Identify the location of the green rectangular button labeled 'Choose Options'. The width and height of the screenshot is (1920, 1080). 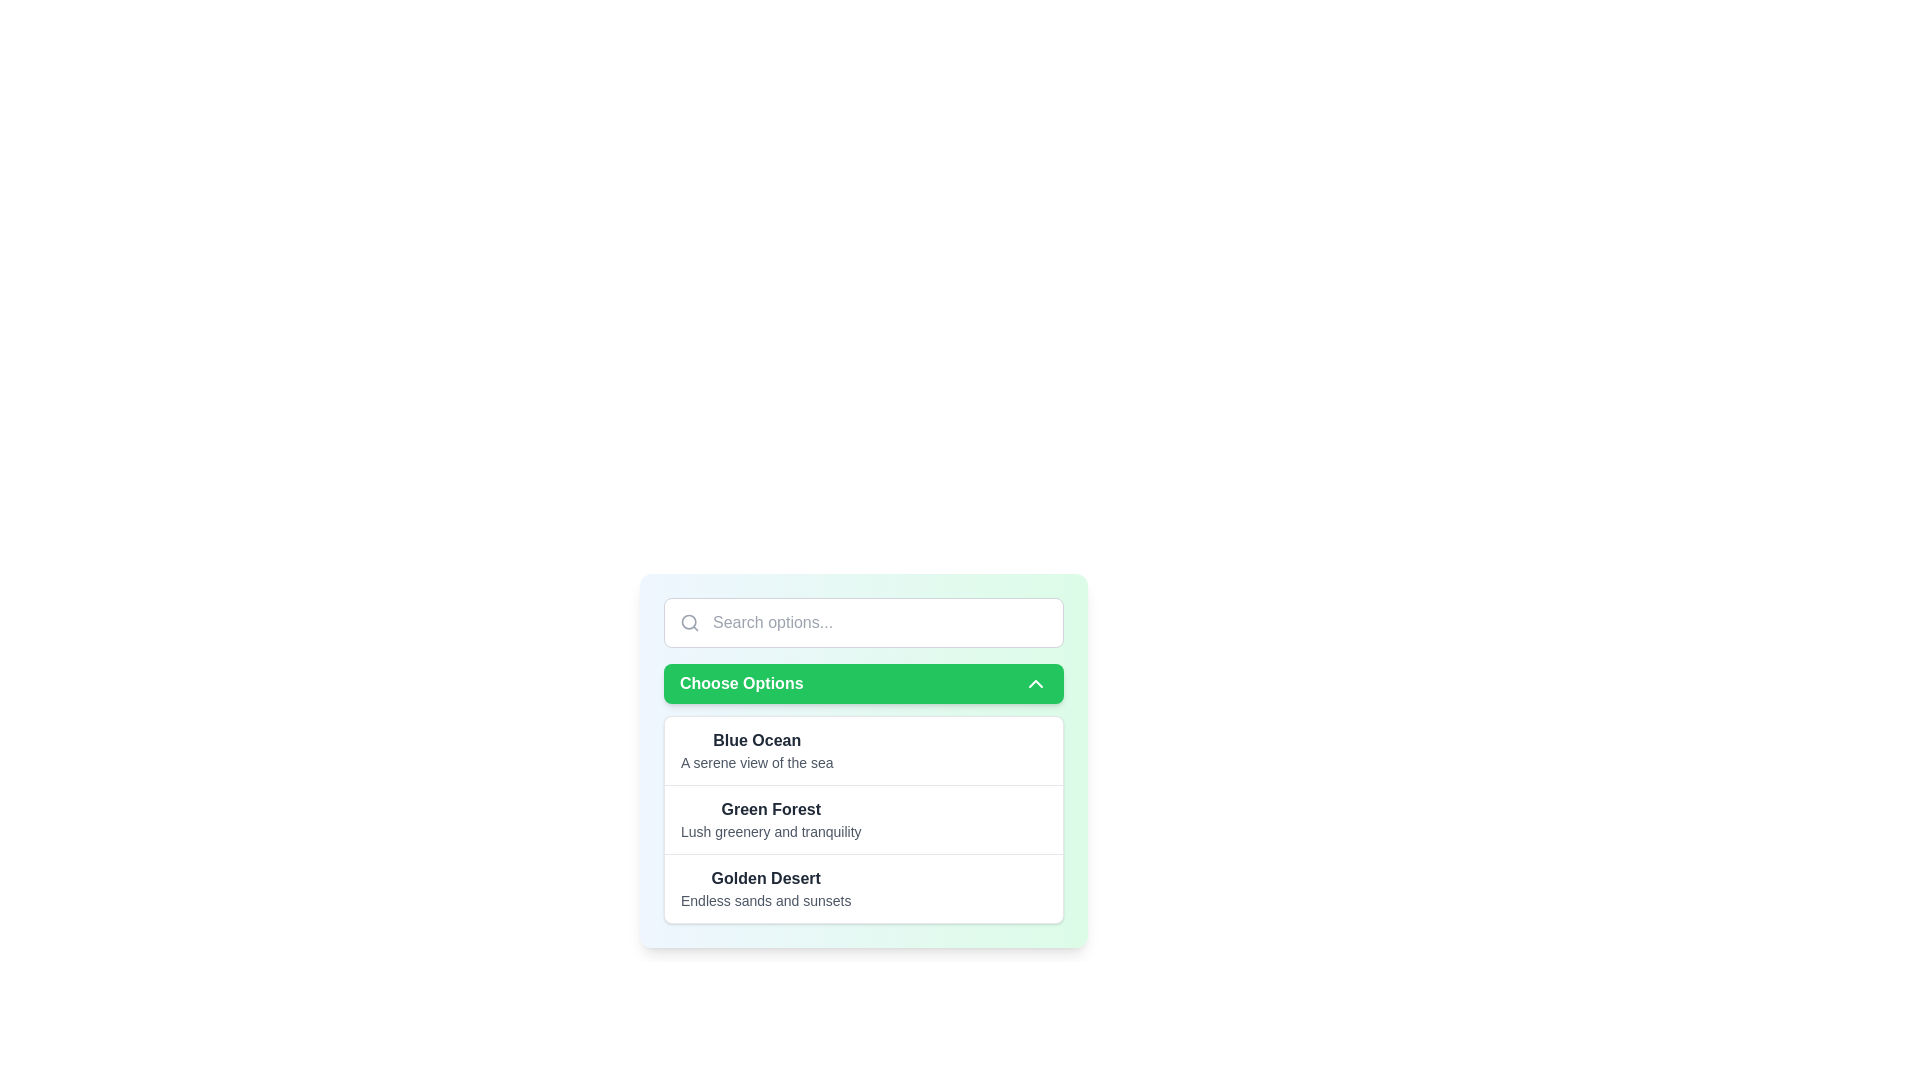
(864, 682).